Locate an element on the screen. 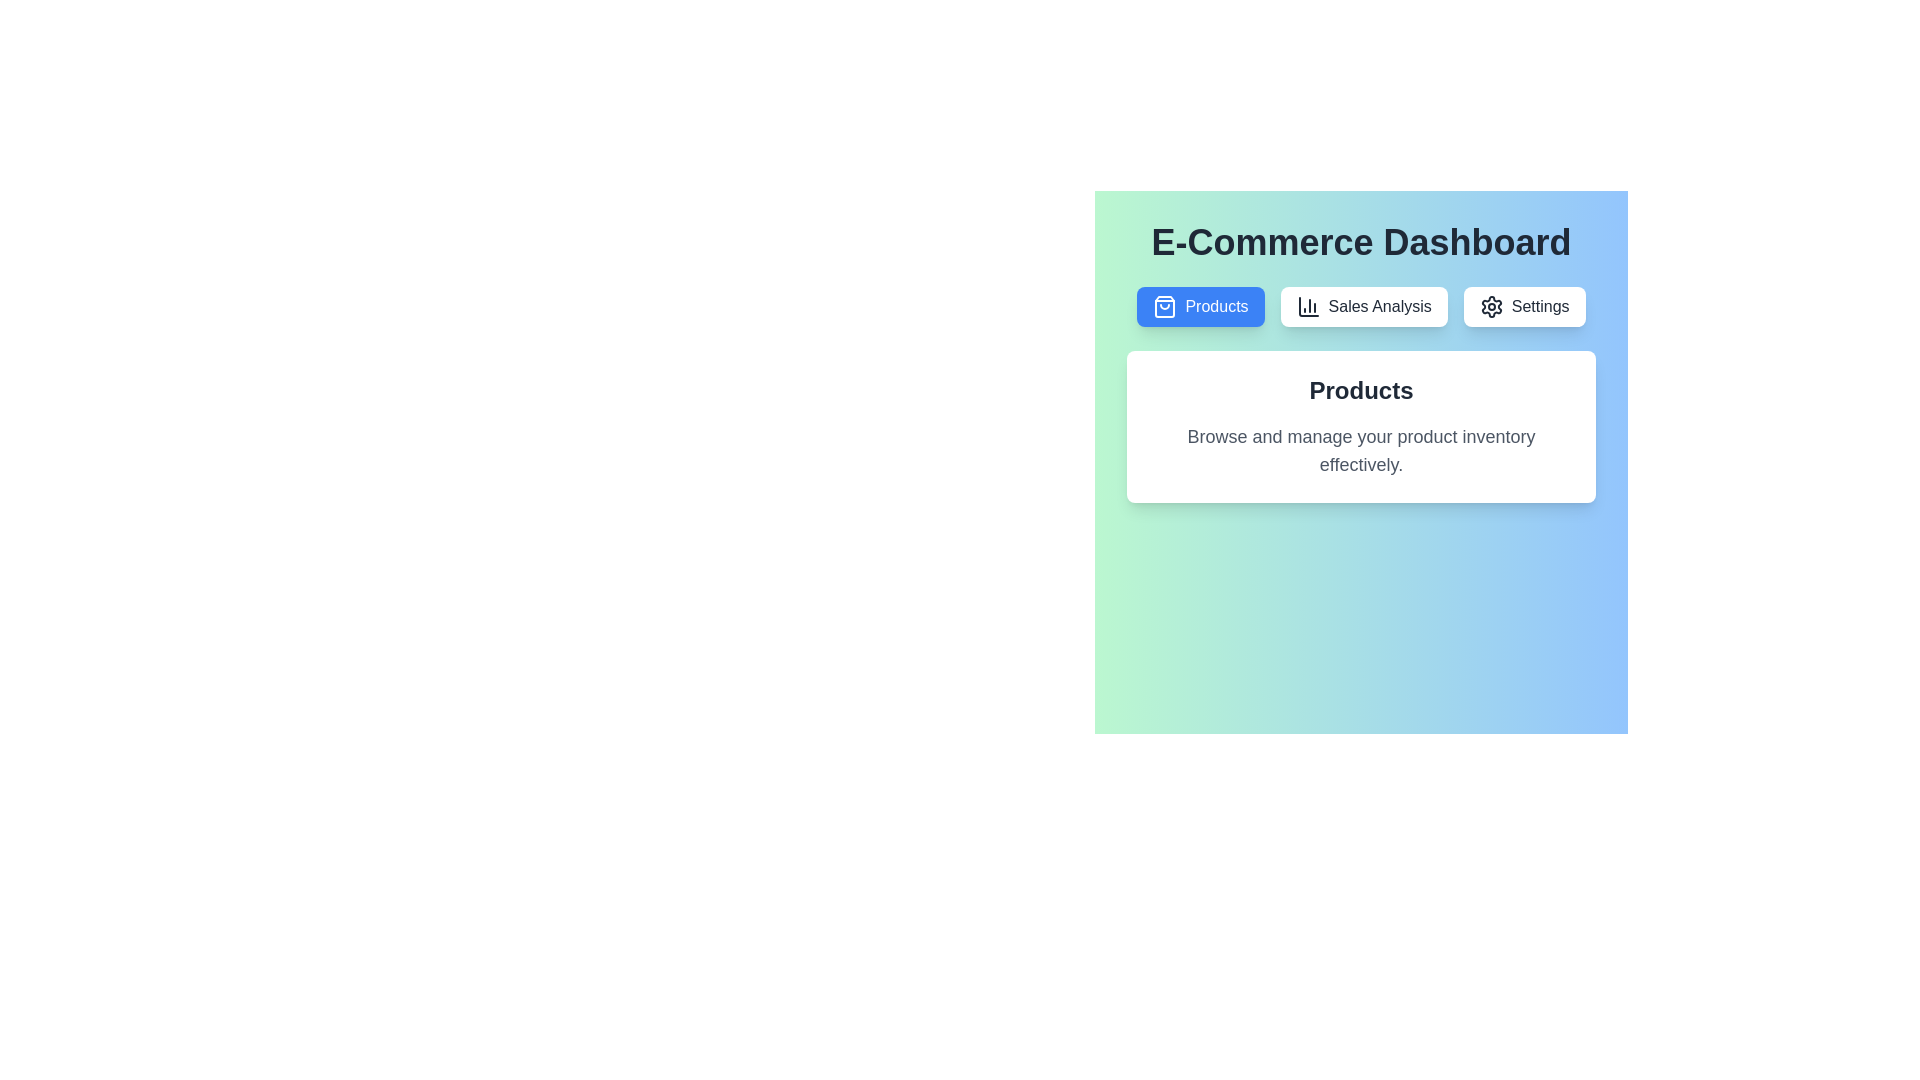  the header text of the E-Commerce Dashboard to select or copy it is located at coordinates (1360, 242).